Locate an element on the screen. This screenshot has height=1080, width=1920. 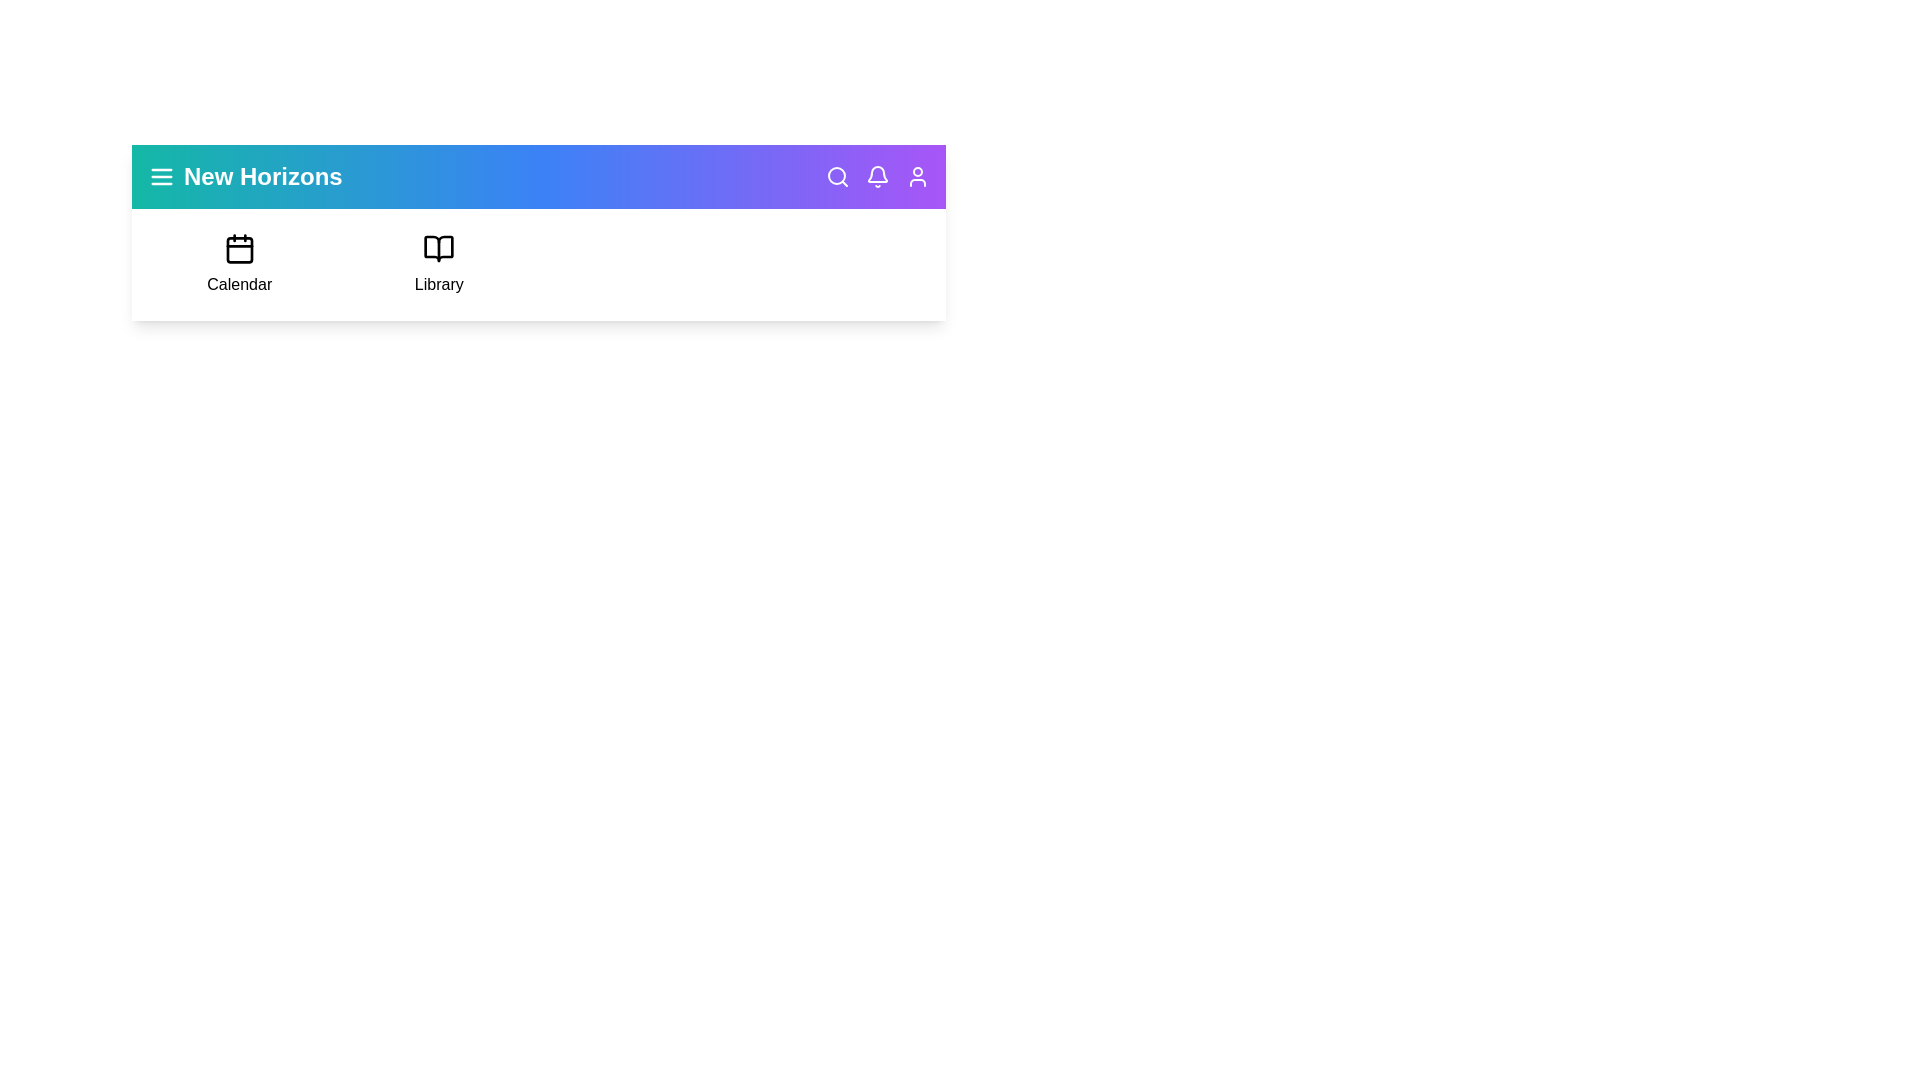
the user profile icon located at the top-right corner of the app bar is located at coordinates (916, 176).